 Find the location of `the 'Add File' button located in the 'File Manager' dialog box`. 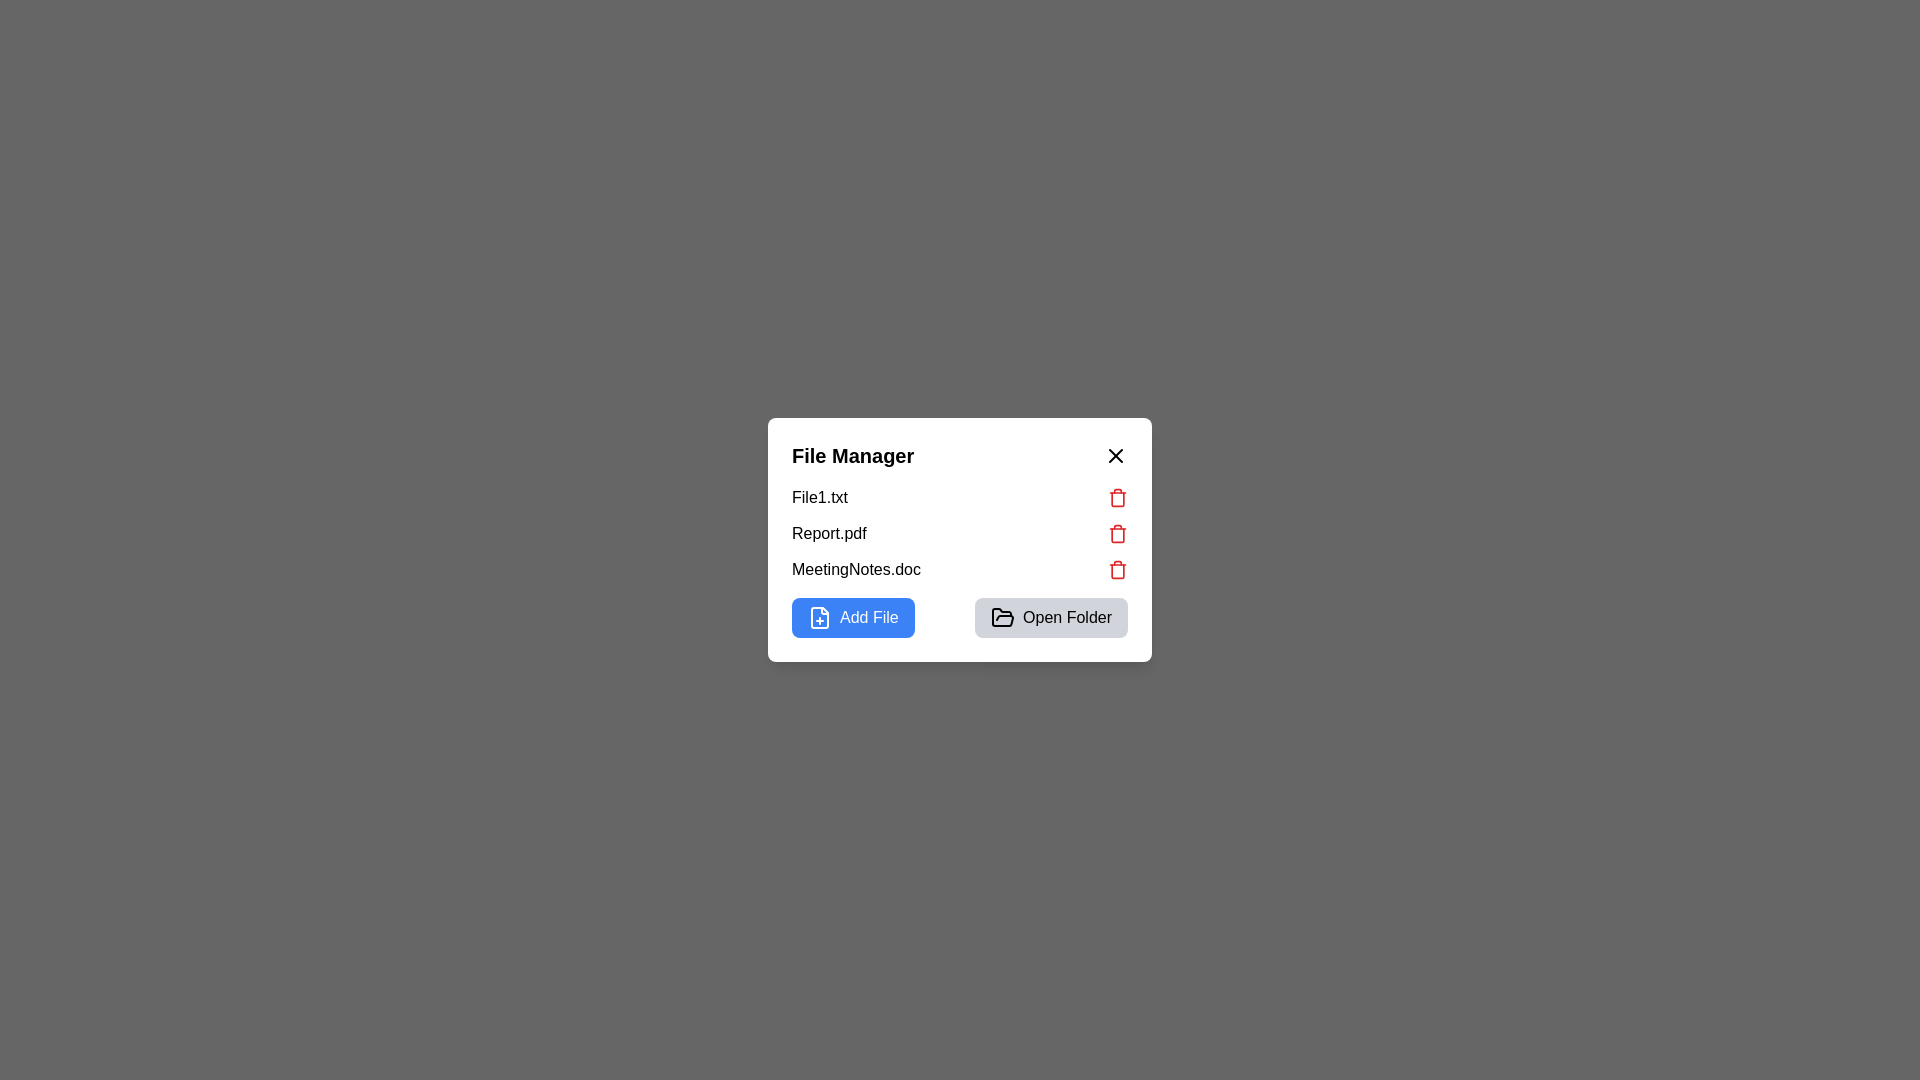

the 'Add File' button located in the 'File Manager' dialog box is located at coordinates (853, 616).